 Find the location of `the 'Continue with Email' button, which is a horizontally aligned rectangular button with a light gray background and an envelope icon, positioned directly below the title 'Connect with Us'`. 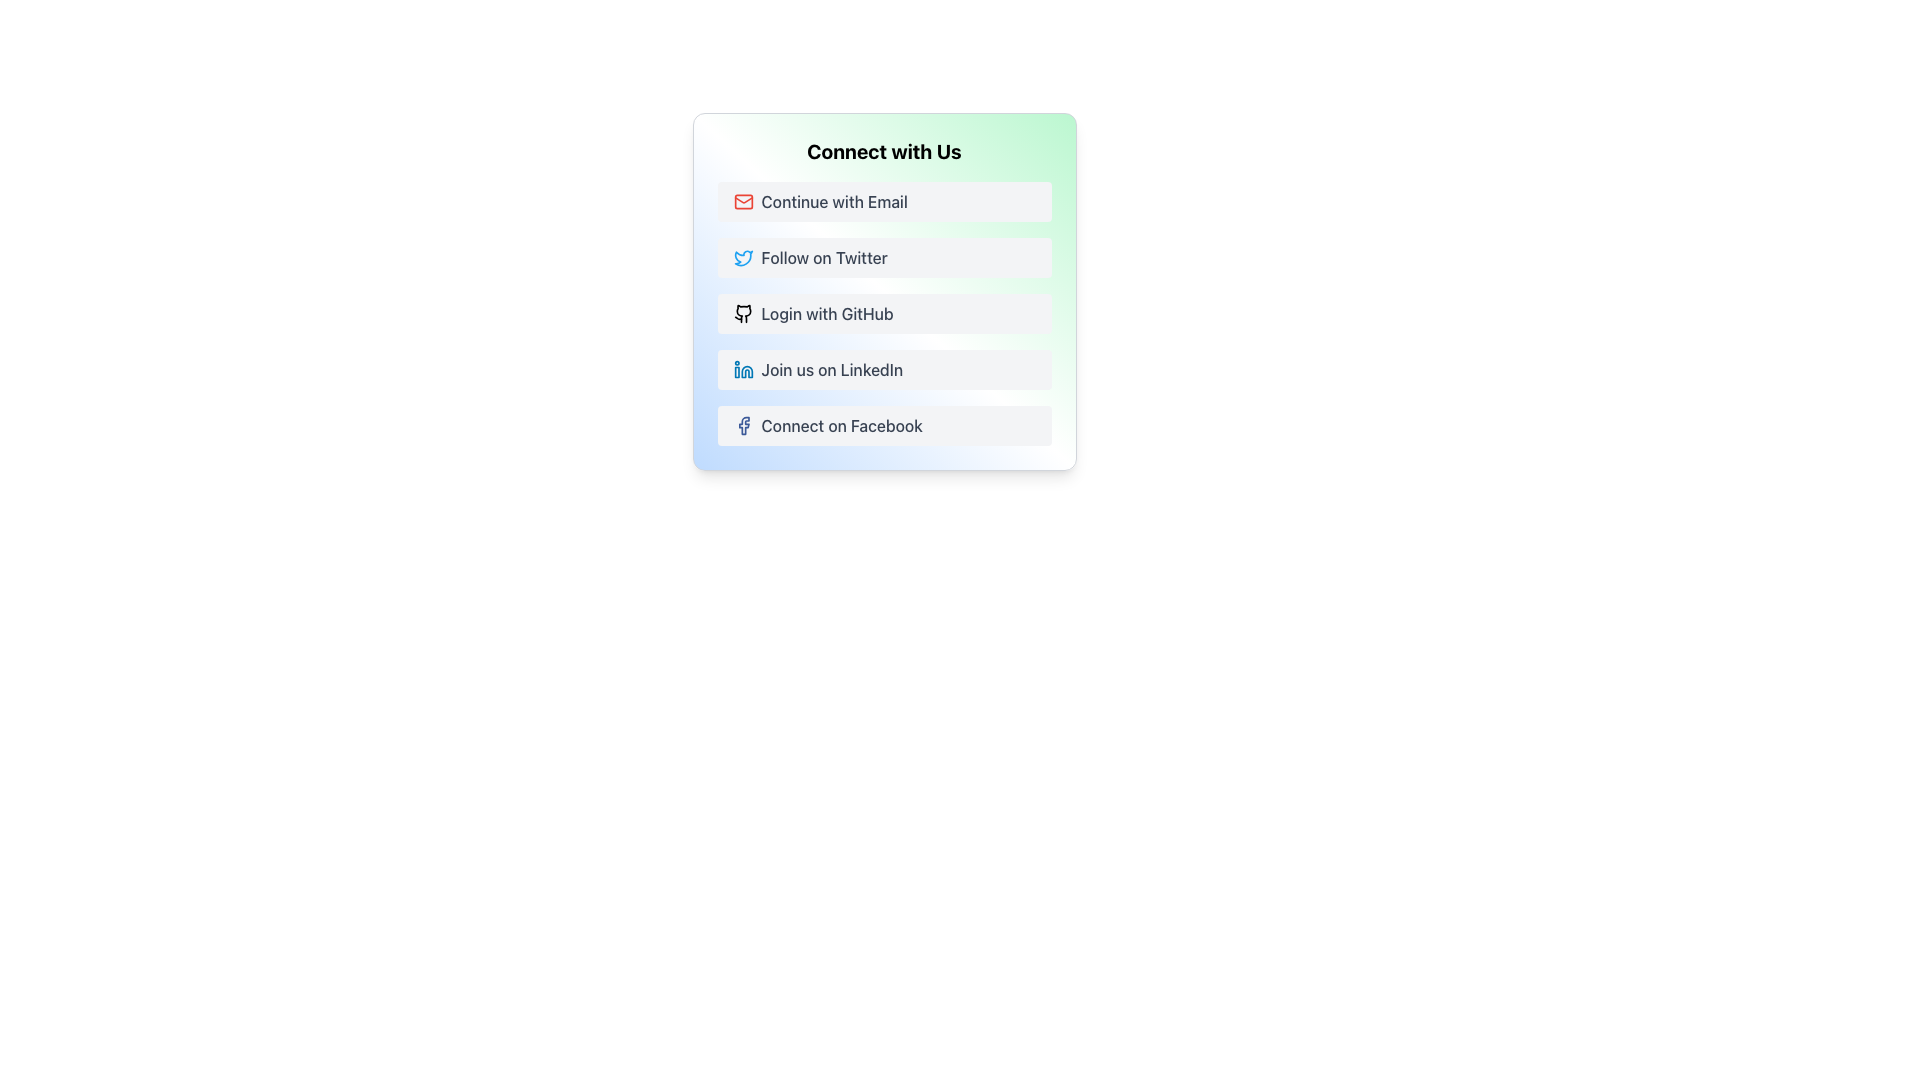

the 'Continue with Email' button, which is a horizontally aligned rectangular button with a light gray background and an envelope icon, positioned directly below the title 'Connect with Us' is located at coordinates (883, 201).